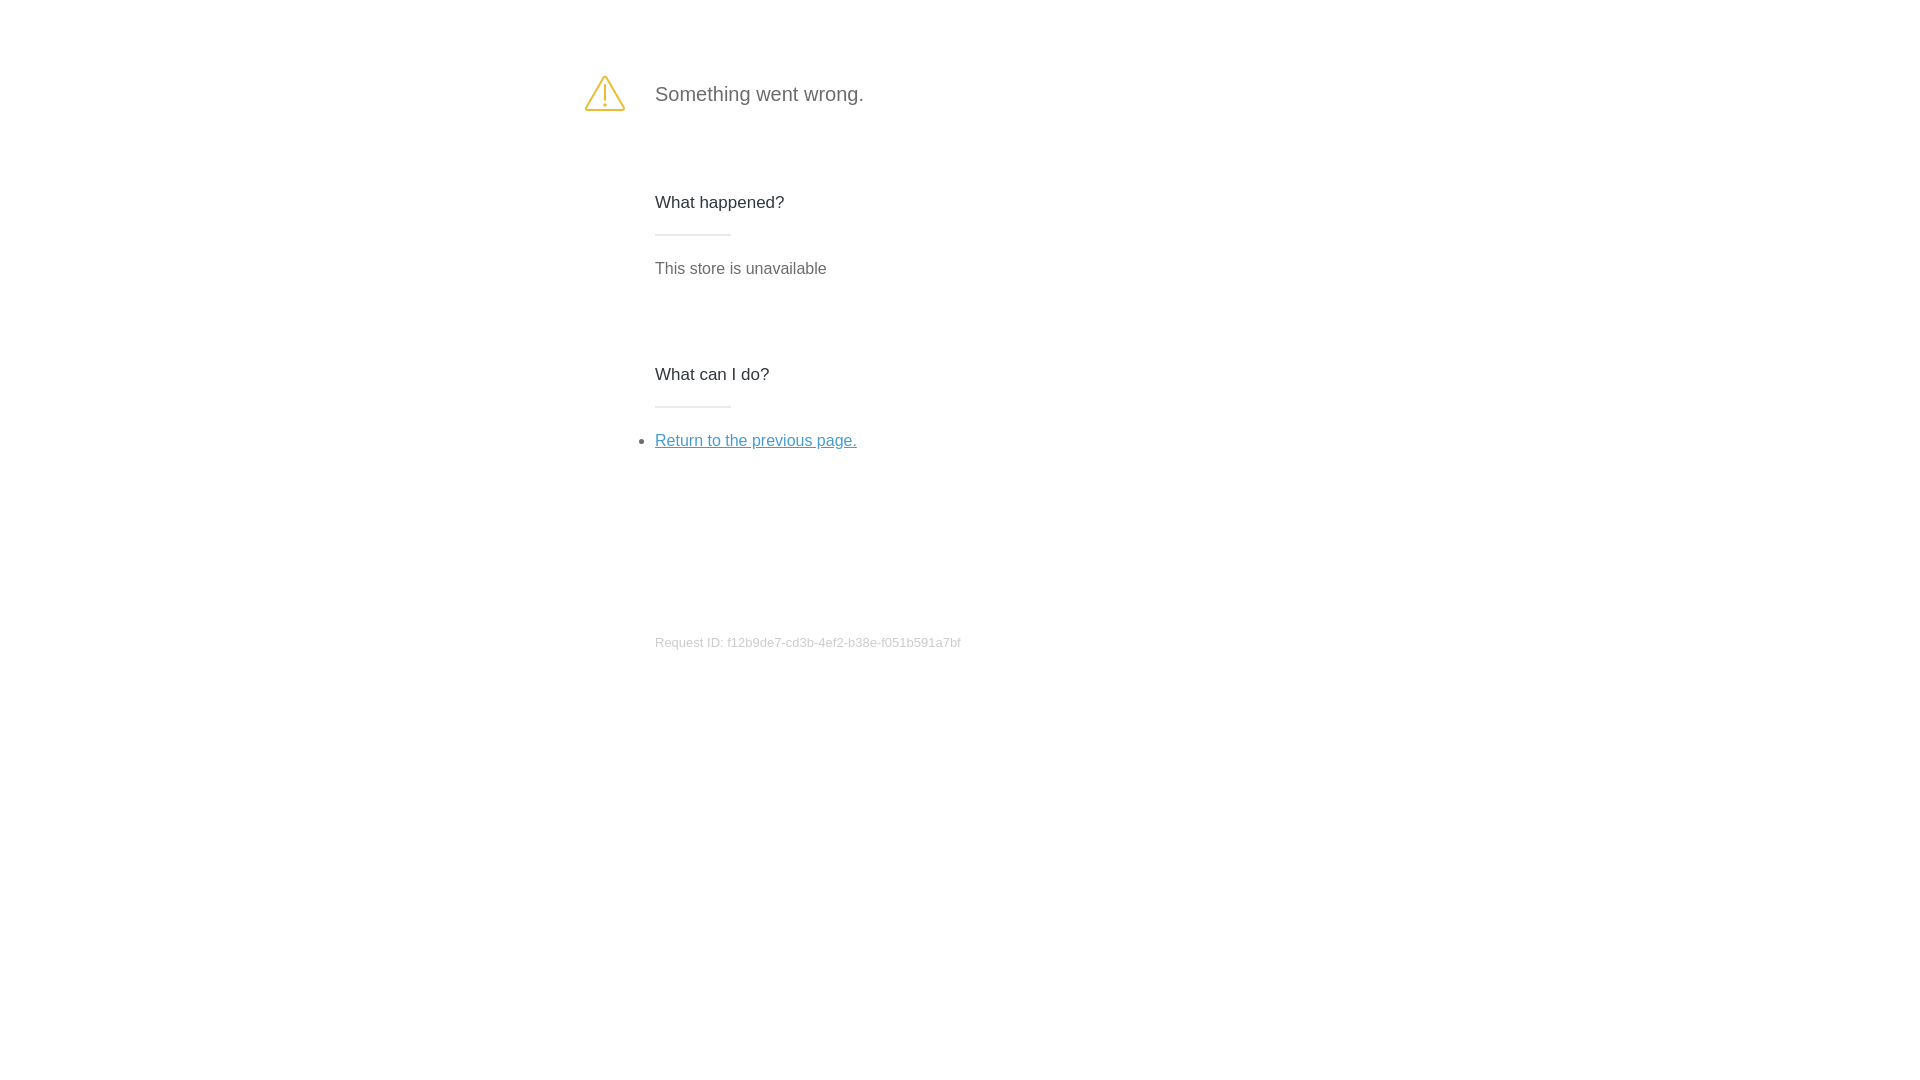  What do you see at coordinates (654, 439) in the screenshot?
I see `'Return to the previous page.'` at bounding box center [654, 439].